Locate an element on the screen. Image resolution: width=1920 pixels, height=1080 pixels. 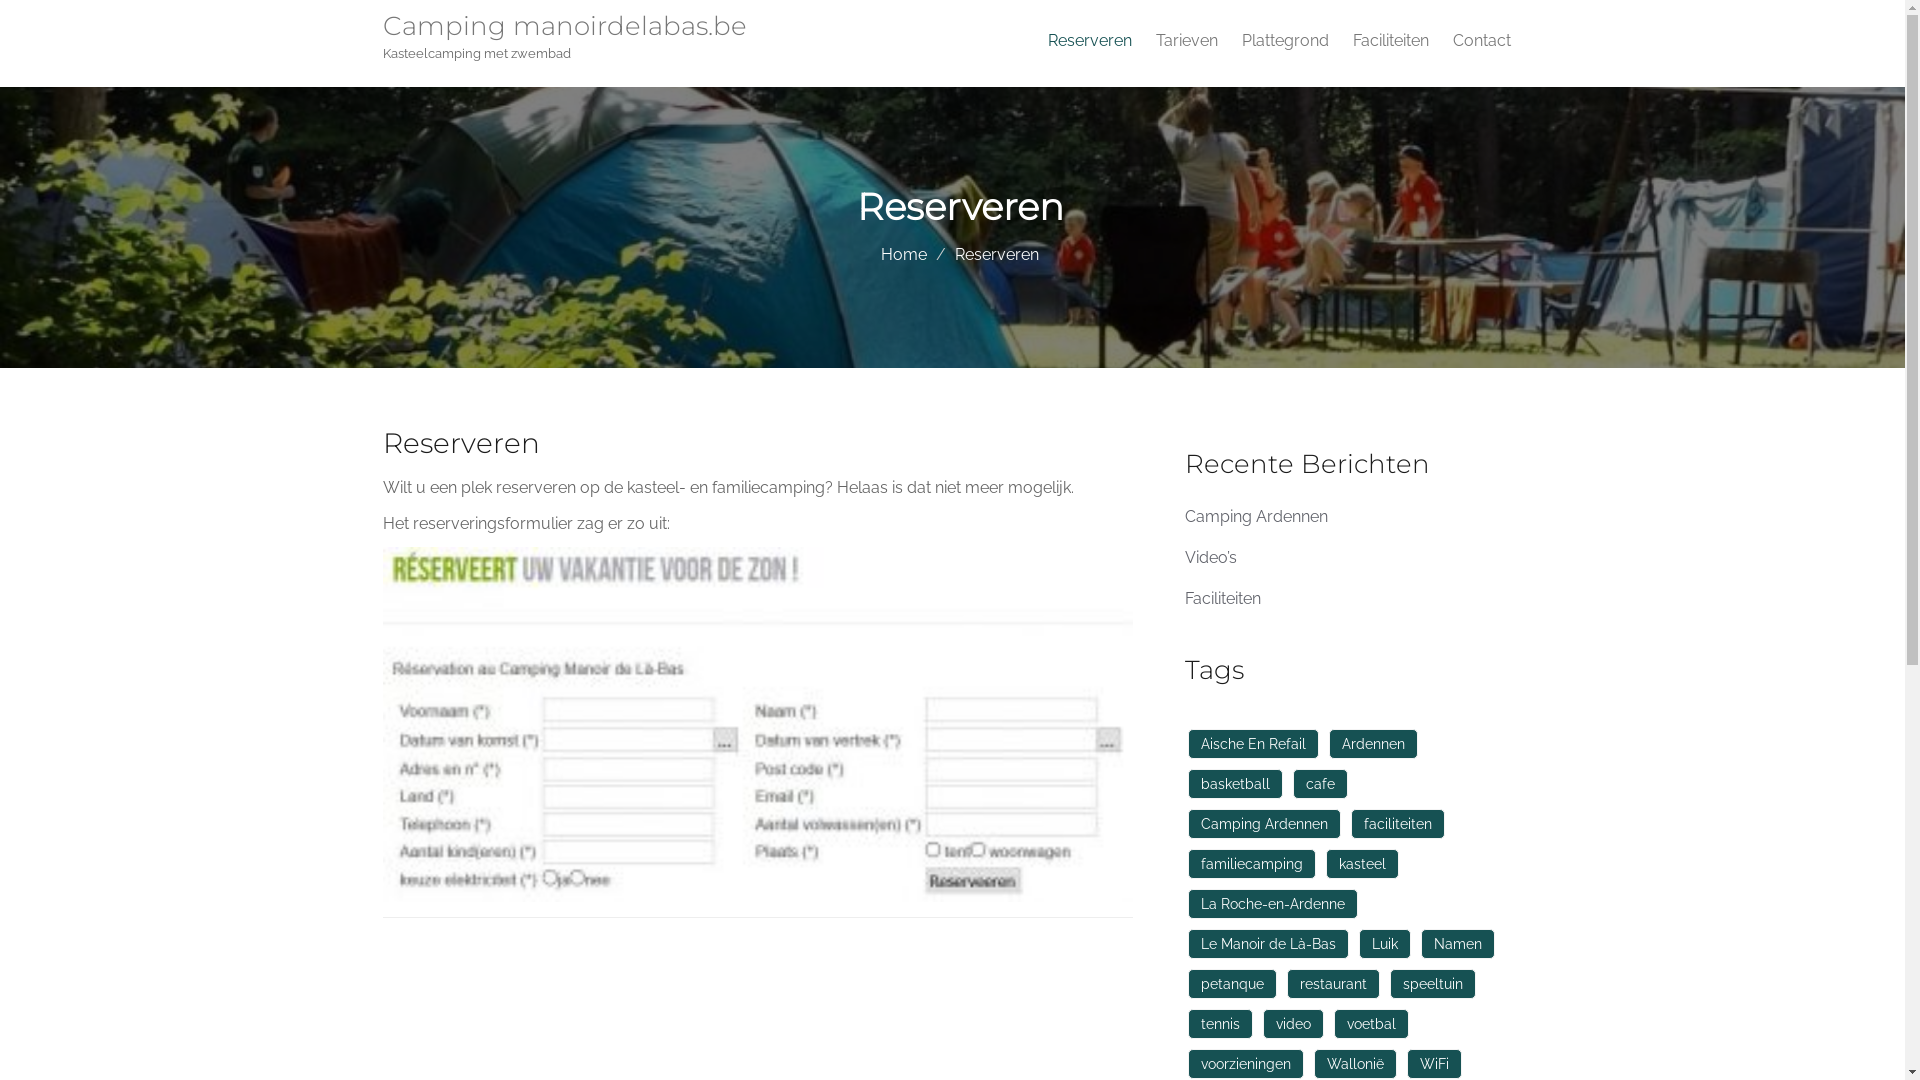
'restaurant' is located at coordinates (1332, 982).